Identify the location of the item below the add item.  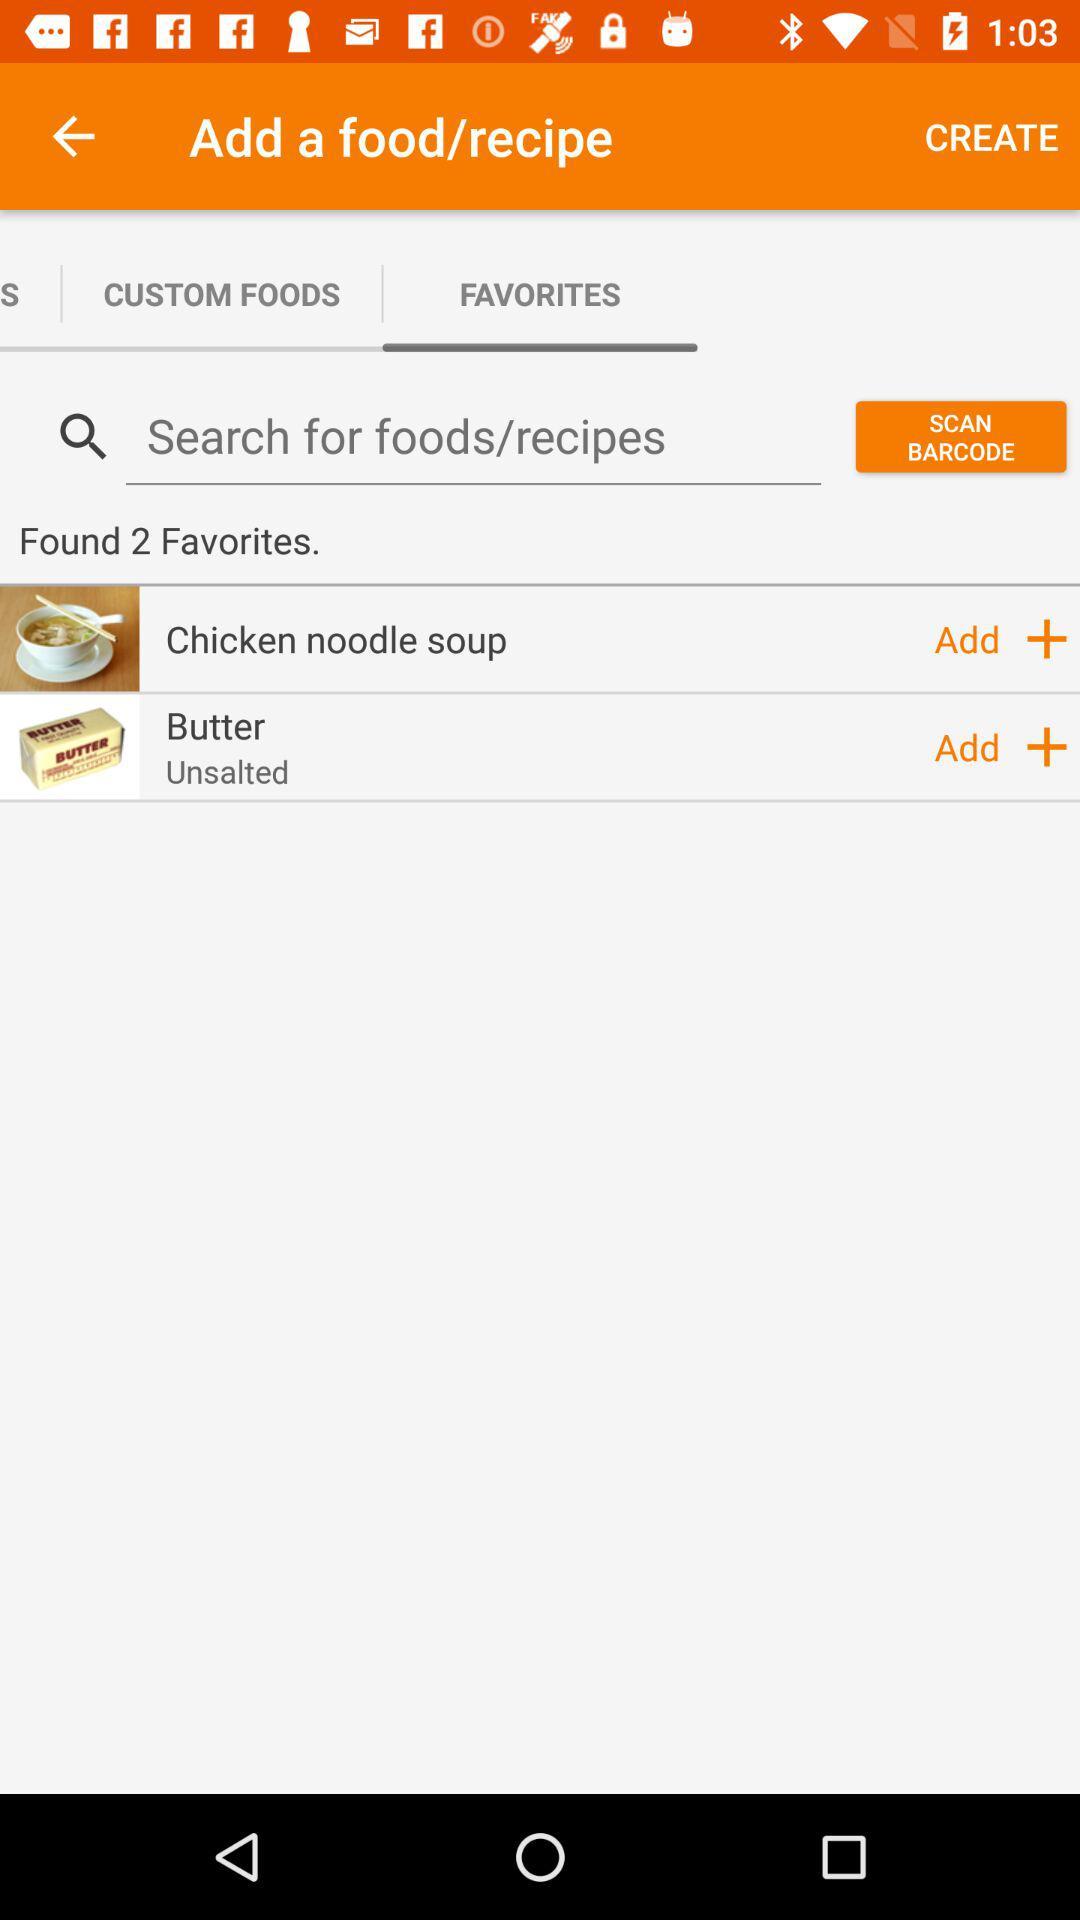
(1045, 746).